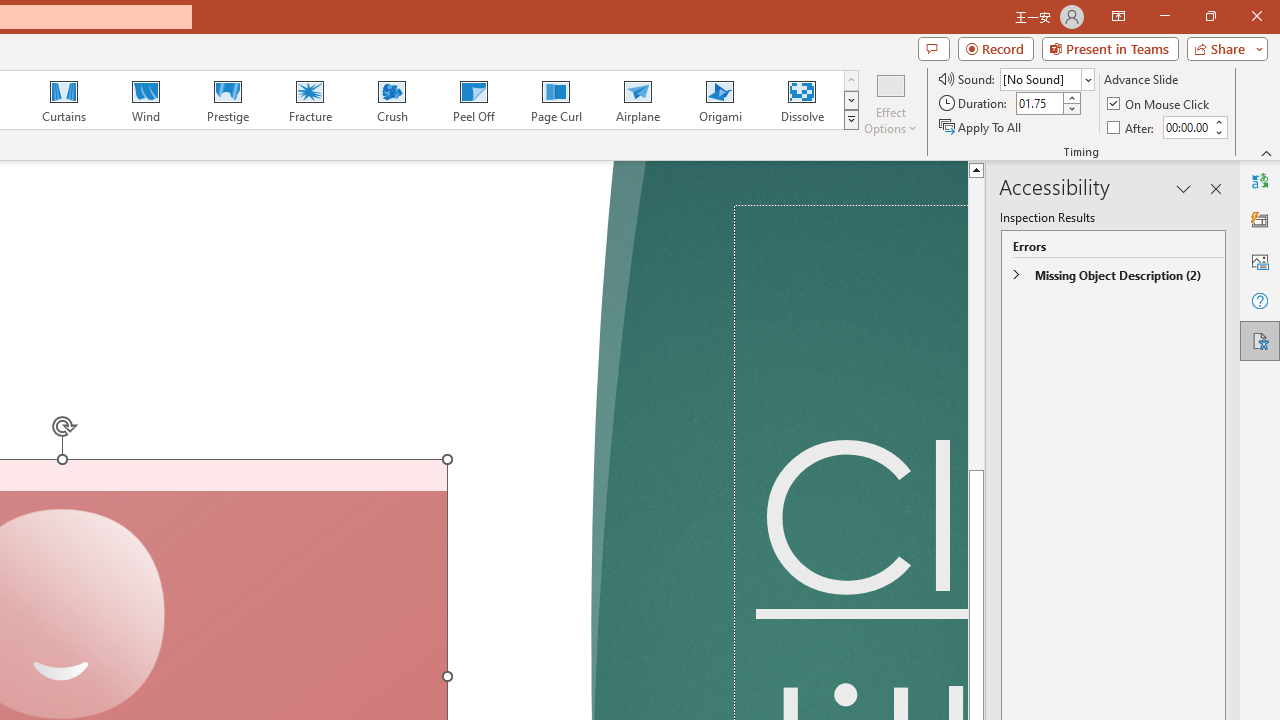 The height and width of the screenshot is (720, 1280). Describe the element at coordinates (1215, 189) in the screenshot. I see `'Close pane'` at that location.